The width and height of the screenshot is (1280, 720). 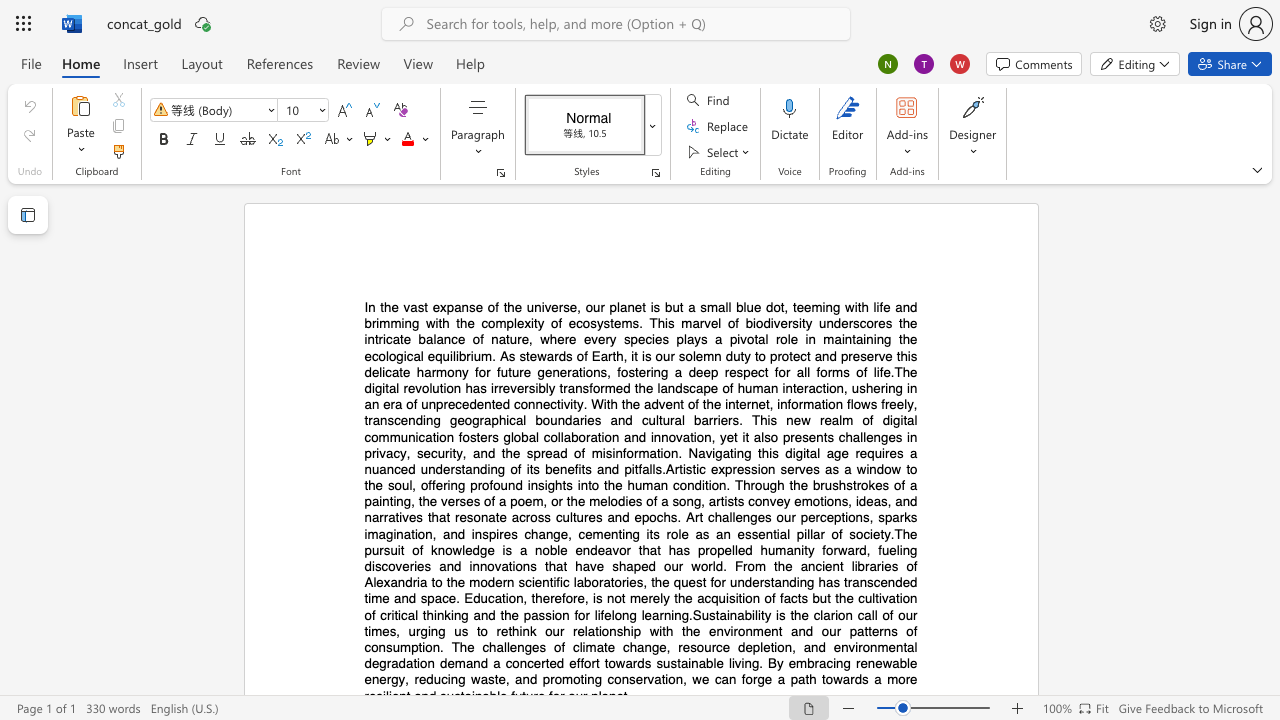 What do you see at coordinates (876, 533) in the screenshot?
I see `the 1th character "e" in the text` at bounding box center [876, 533].